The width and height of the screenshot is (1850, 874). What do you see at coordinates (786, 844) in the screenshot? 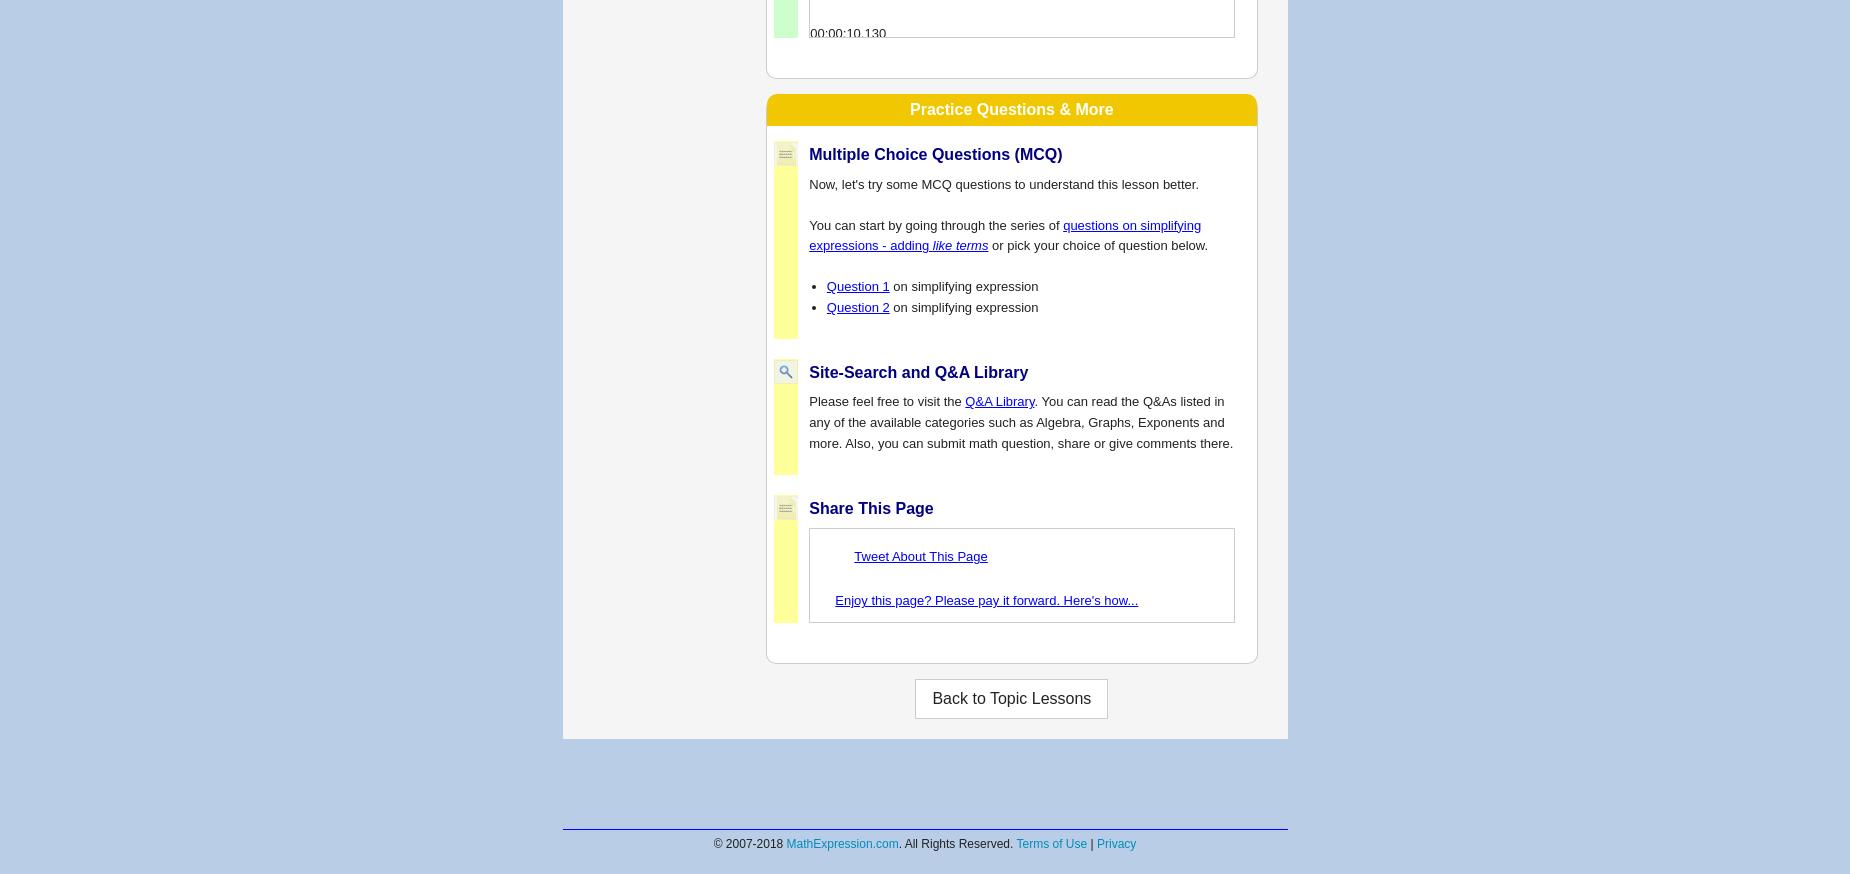
I see `'MathExpression.com'` at bounding box center [786, 844].